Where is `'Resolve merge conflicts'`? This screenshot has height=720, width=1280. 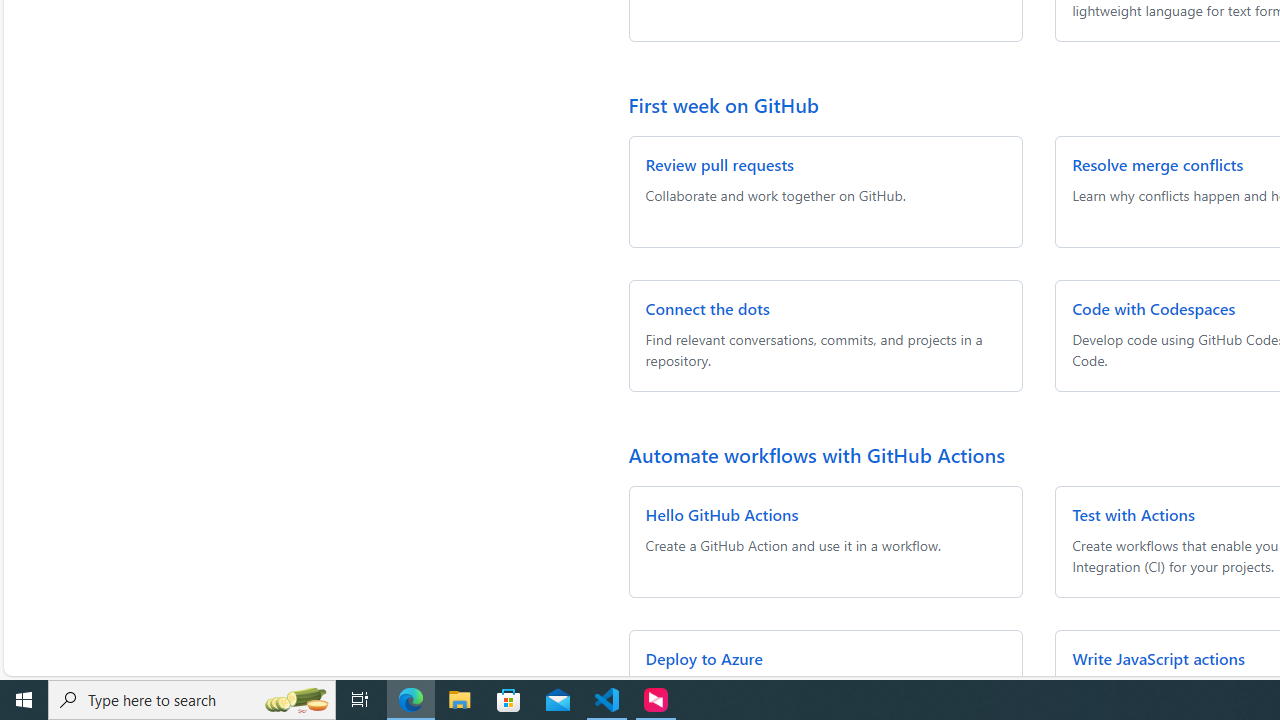 'Resolve merge conflicts' is located at coordinates (1158, 163).